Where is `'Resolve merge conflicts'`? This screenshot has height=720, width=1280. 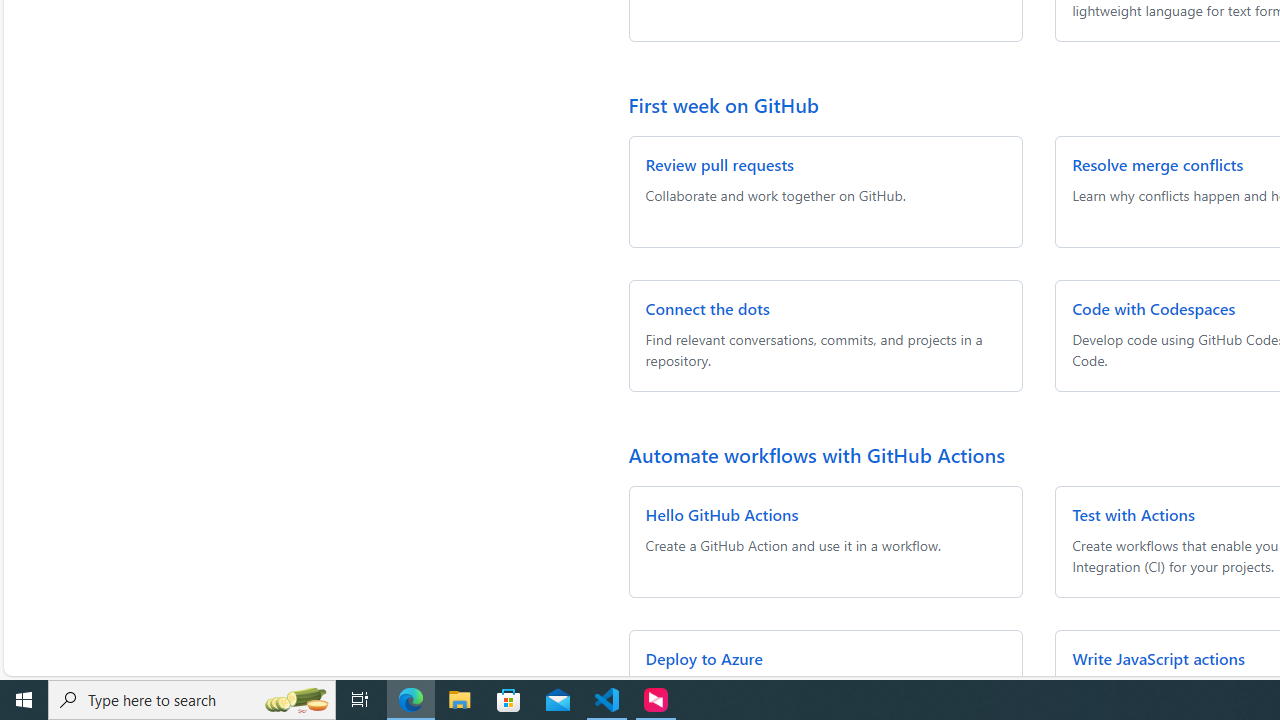 'Resolve merge conflicts' is located at coordinates (1158, 163).